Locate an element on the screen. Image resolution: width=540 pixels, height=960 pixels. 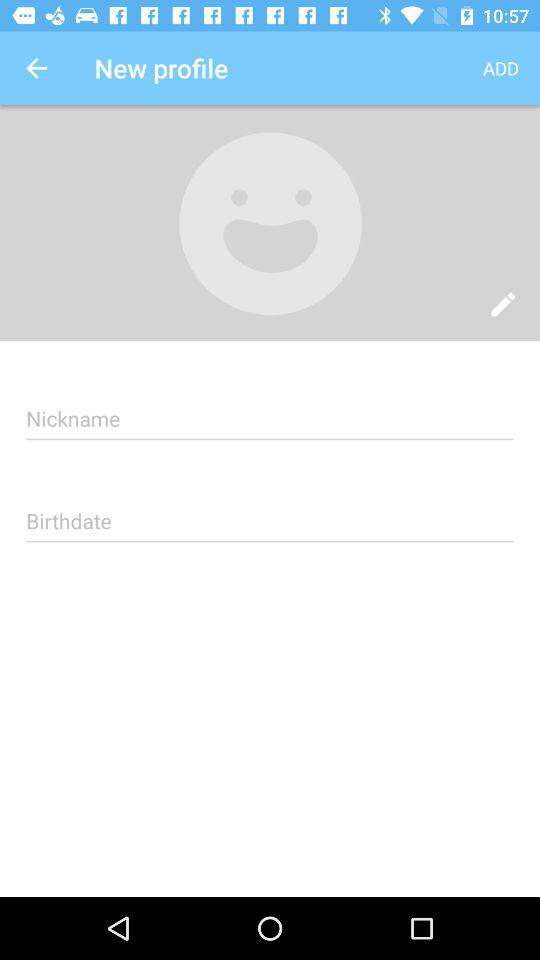
the icon to the left of the new profile icon is located at coordinates (36, 68).